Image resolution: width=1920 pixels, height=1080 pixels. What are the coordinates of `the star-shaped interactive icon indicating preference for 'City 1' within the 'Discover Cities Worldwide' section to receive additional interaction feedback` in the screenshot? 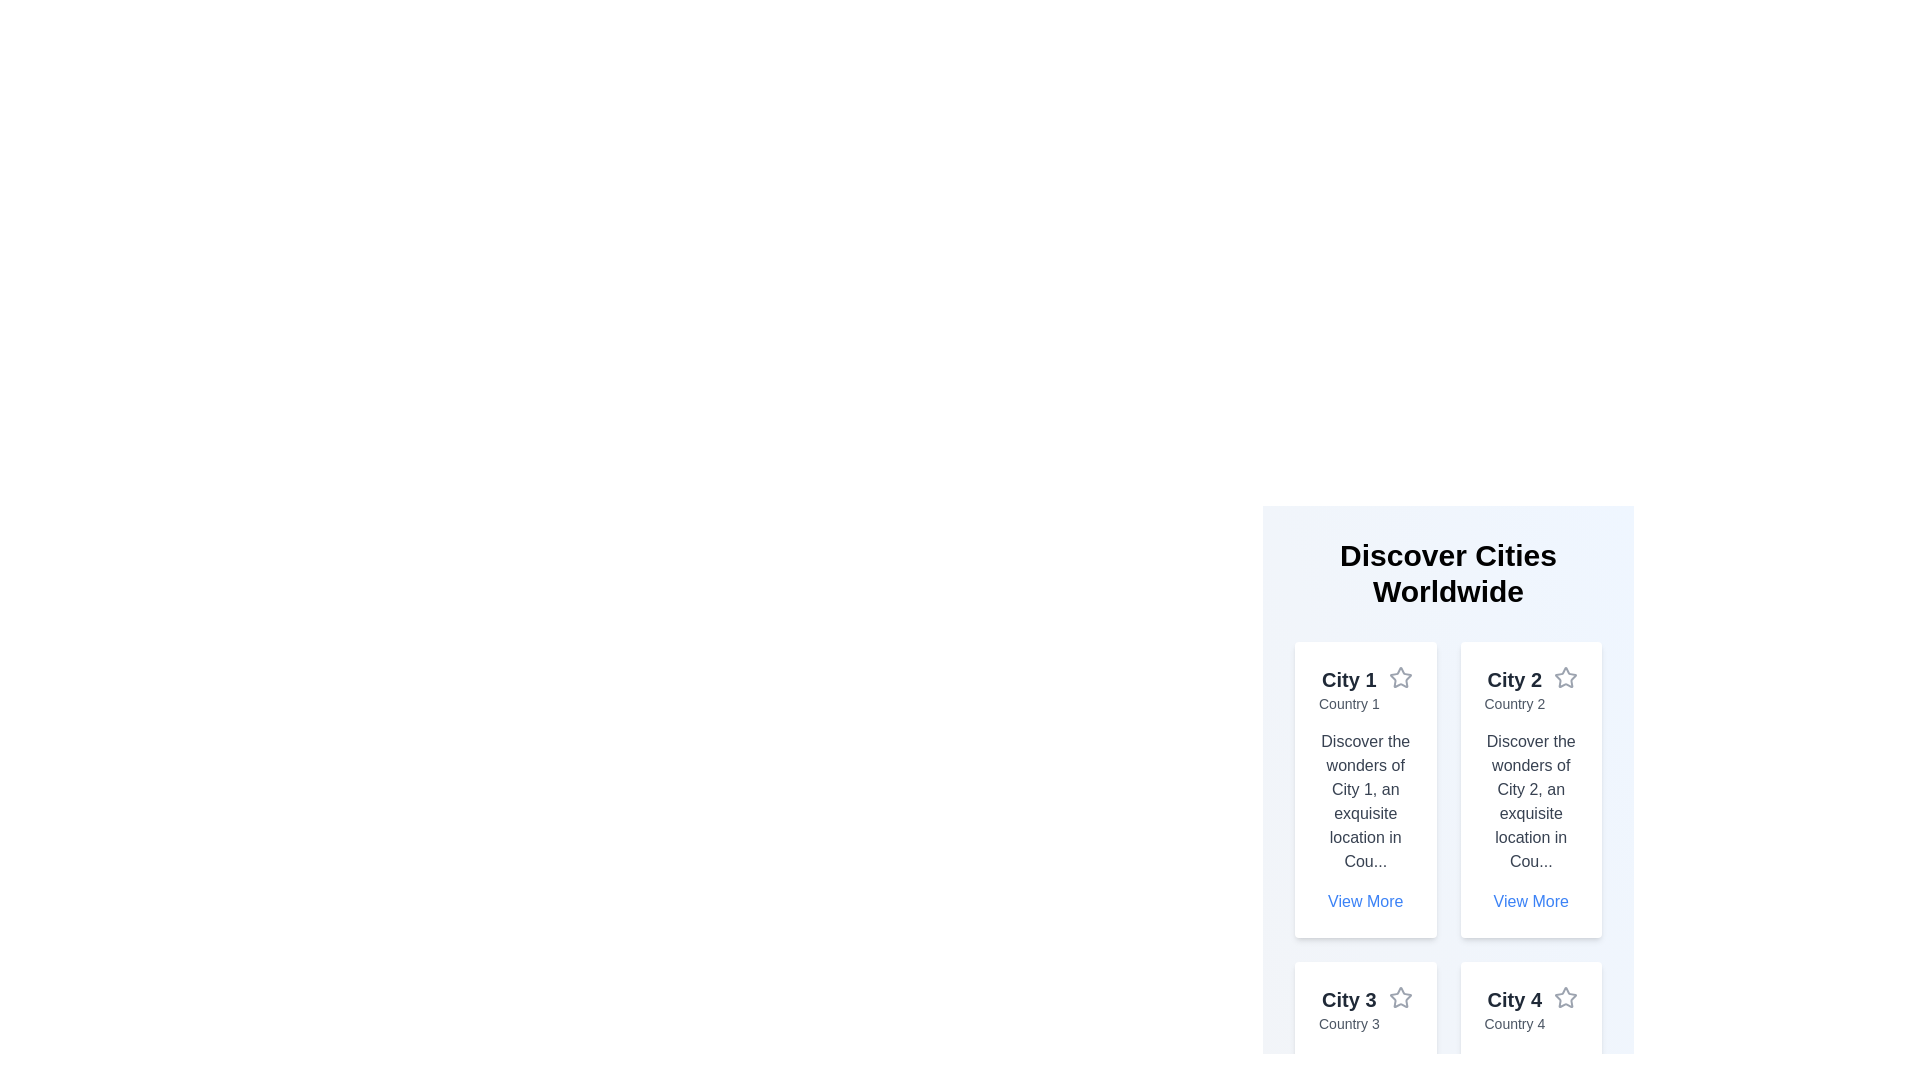 It's located at (1399, 677).